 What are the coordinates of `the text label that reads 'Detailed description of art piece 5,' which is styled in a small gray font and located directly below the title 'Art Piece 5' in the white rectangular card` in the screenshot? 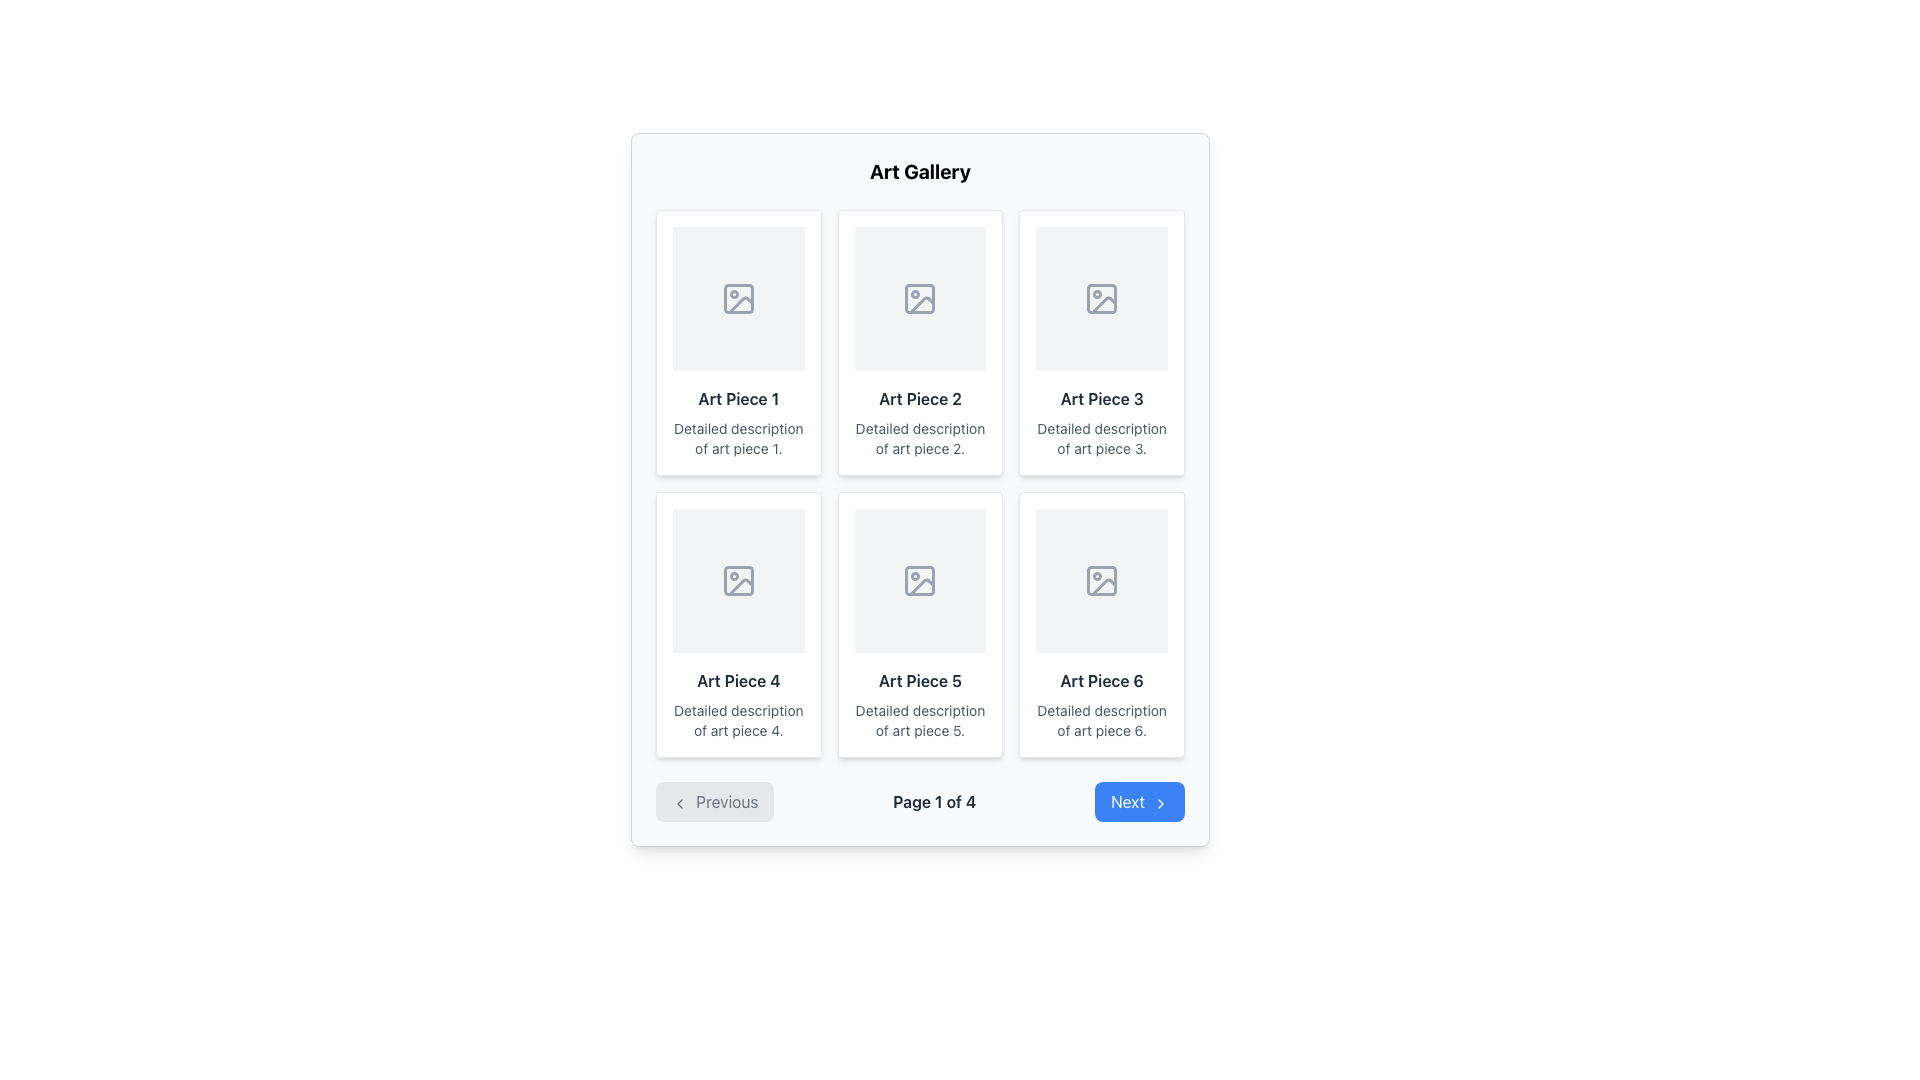 It's located at (919, 721).